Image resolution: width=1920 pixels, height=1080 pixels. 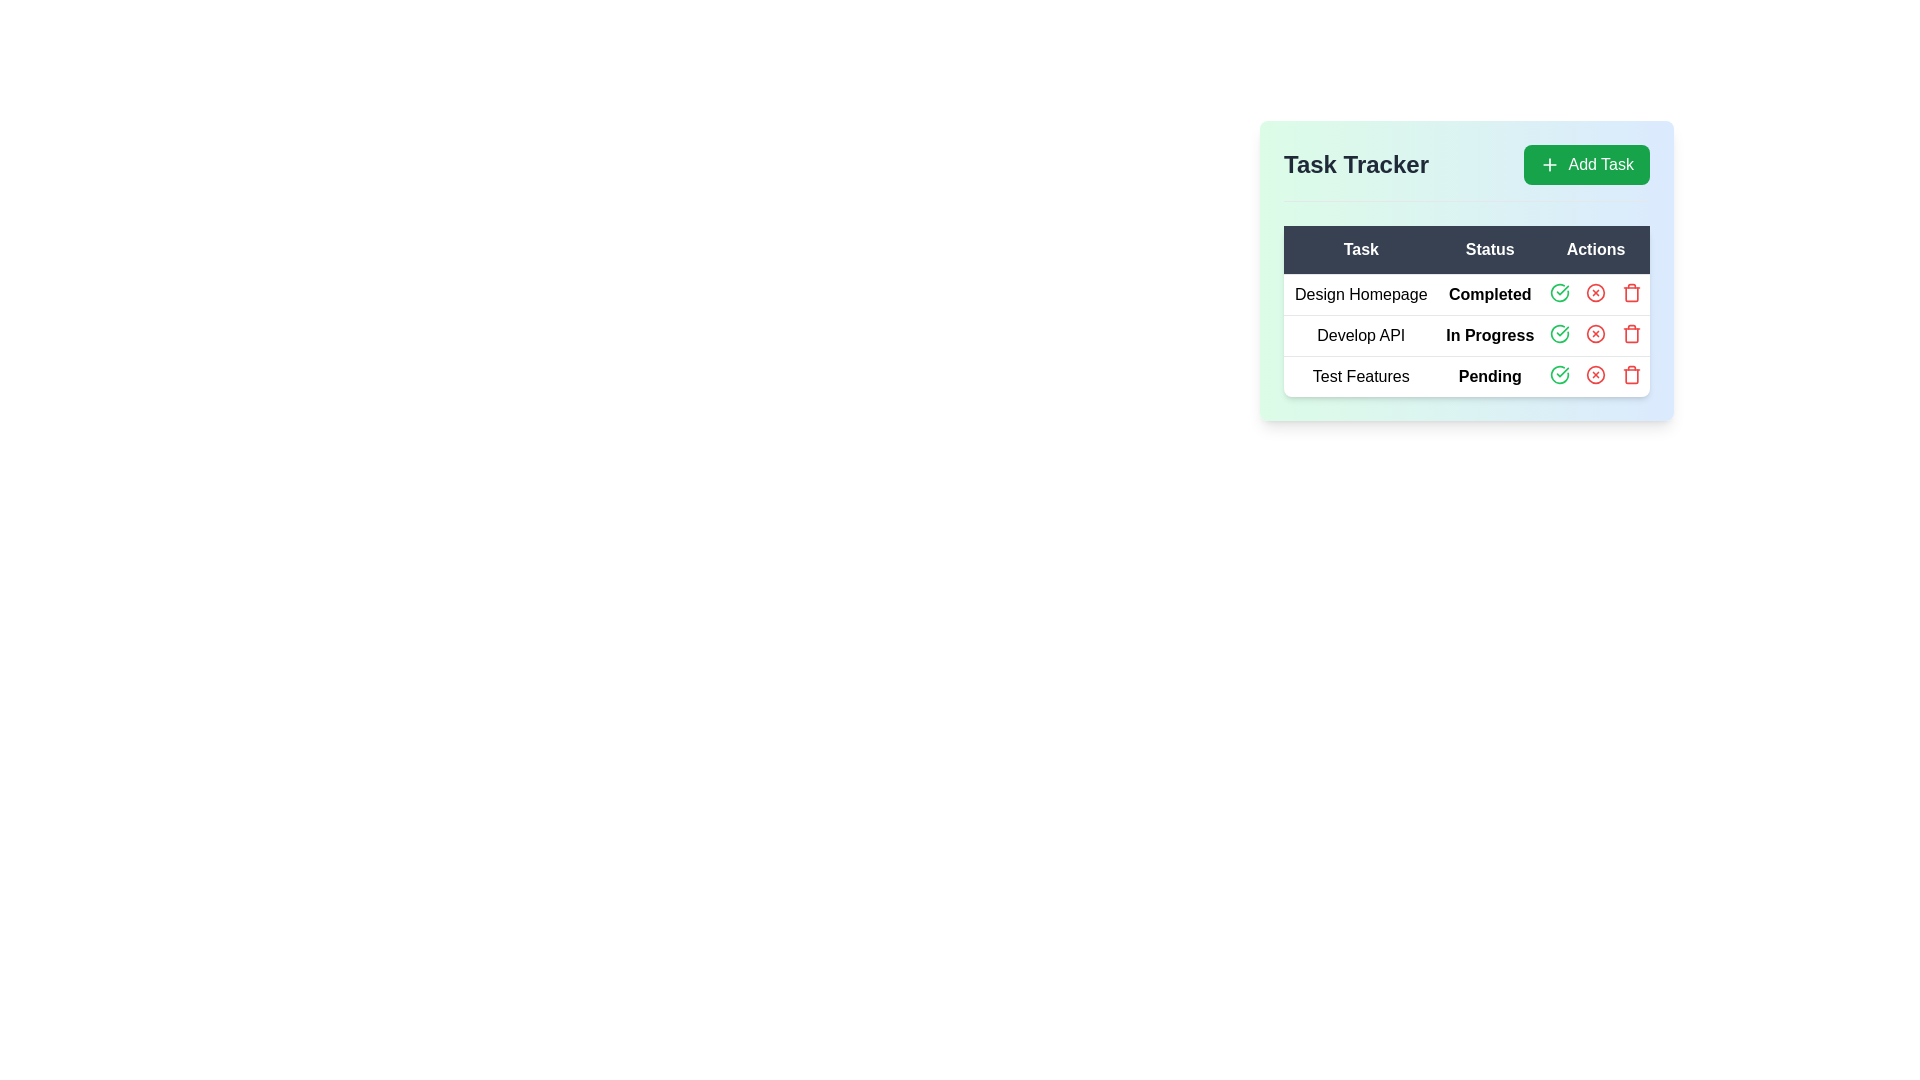 What do you see at coordinates (1595, 374) in the screenshot?
I see `the reject button located in the 'Actions' column of the row labeled 'Test Features'` at bounding box center [1595, 374].